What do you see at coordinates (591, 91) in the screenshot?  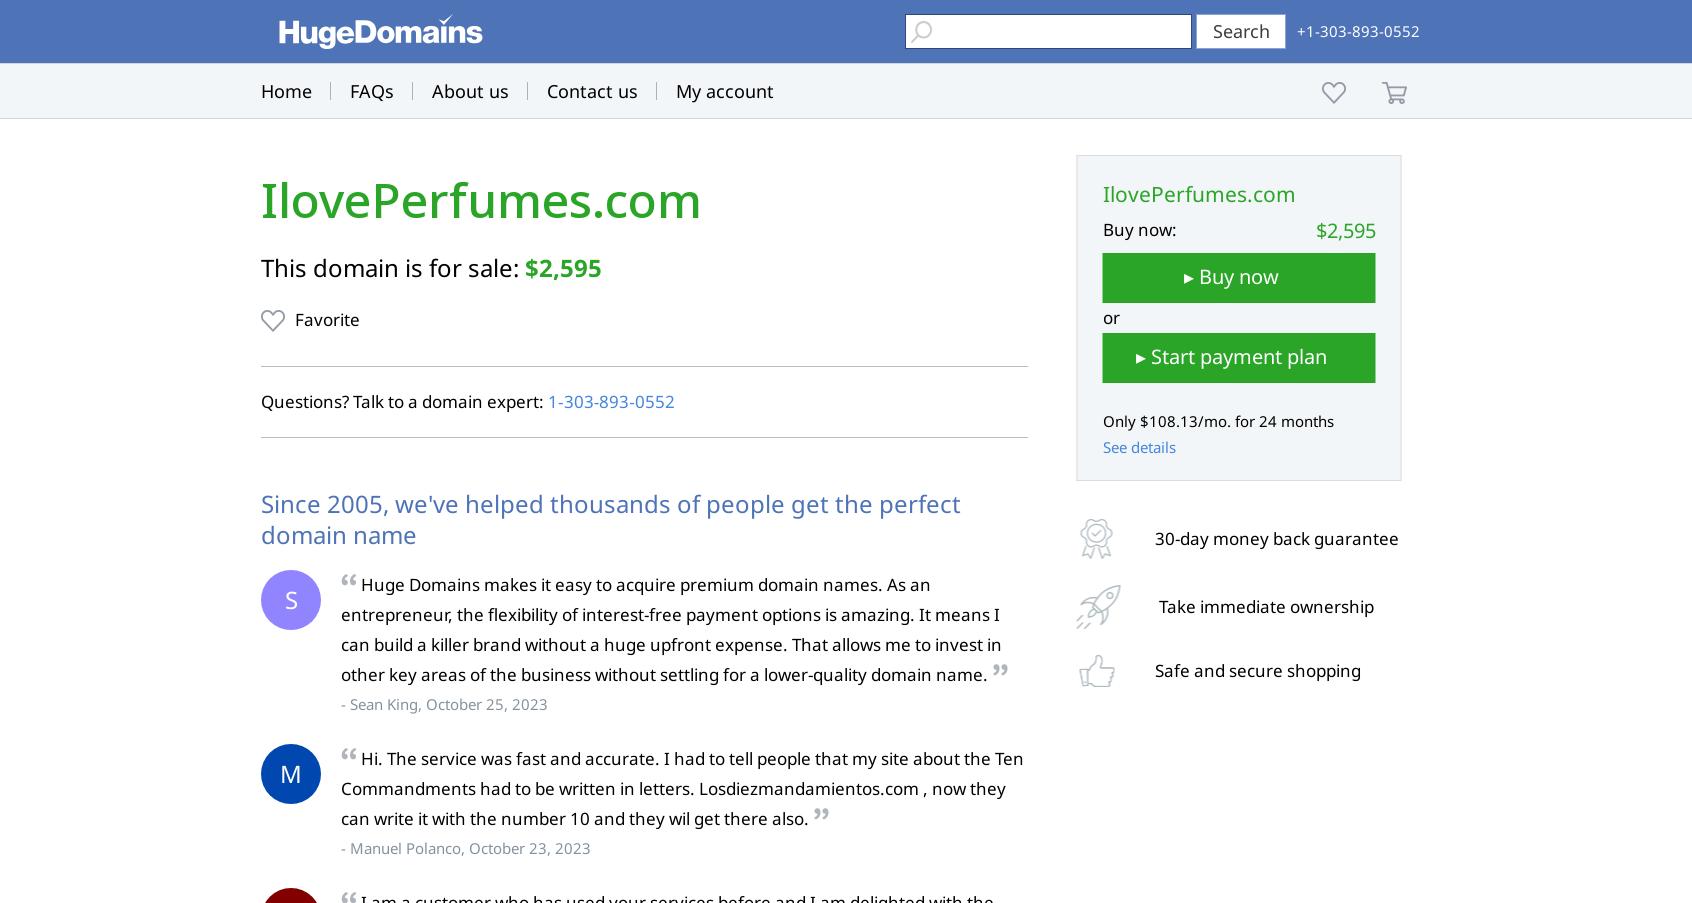 I see `'Contact us'` at bounding box center [591, 91].